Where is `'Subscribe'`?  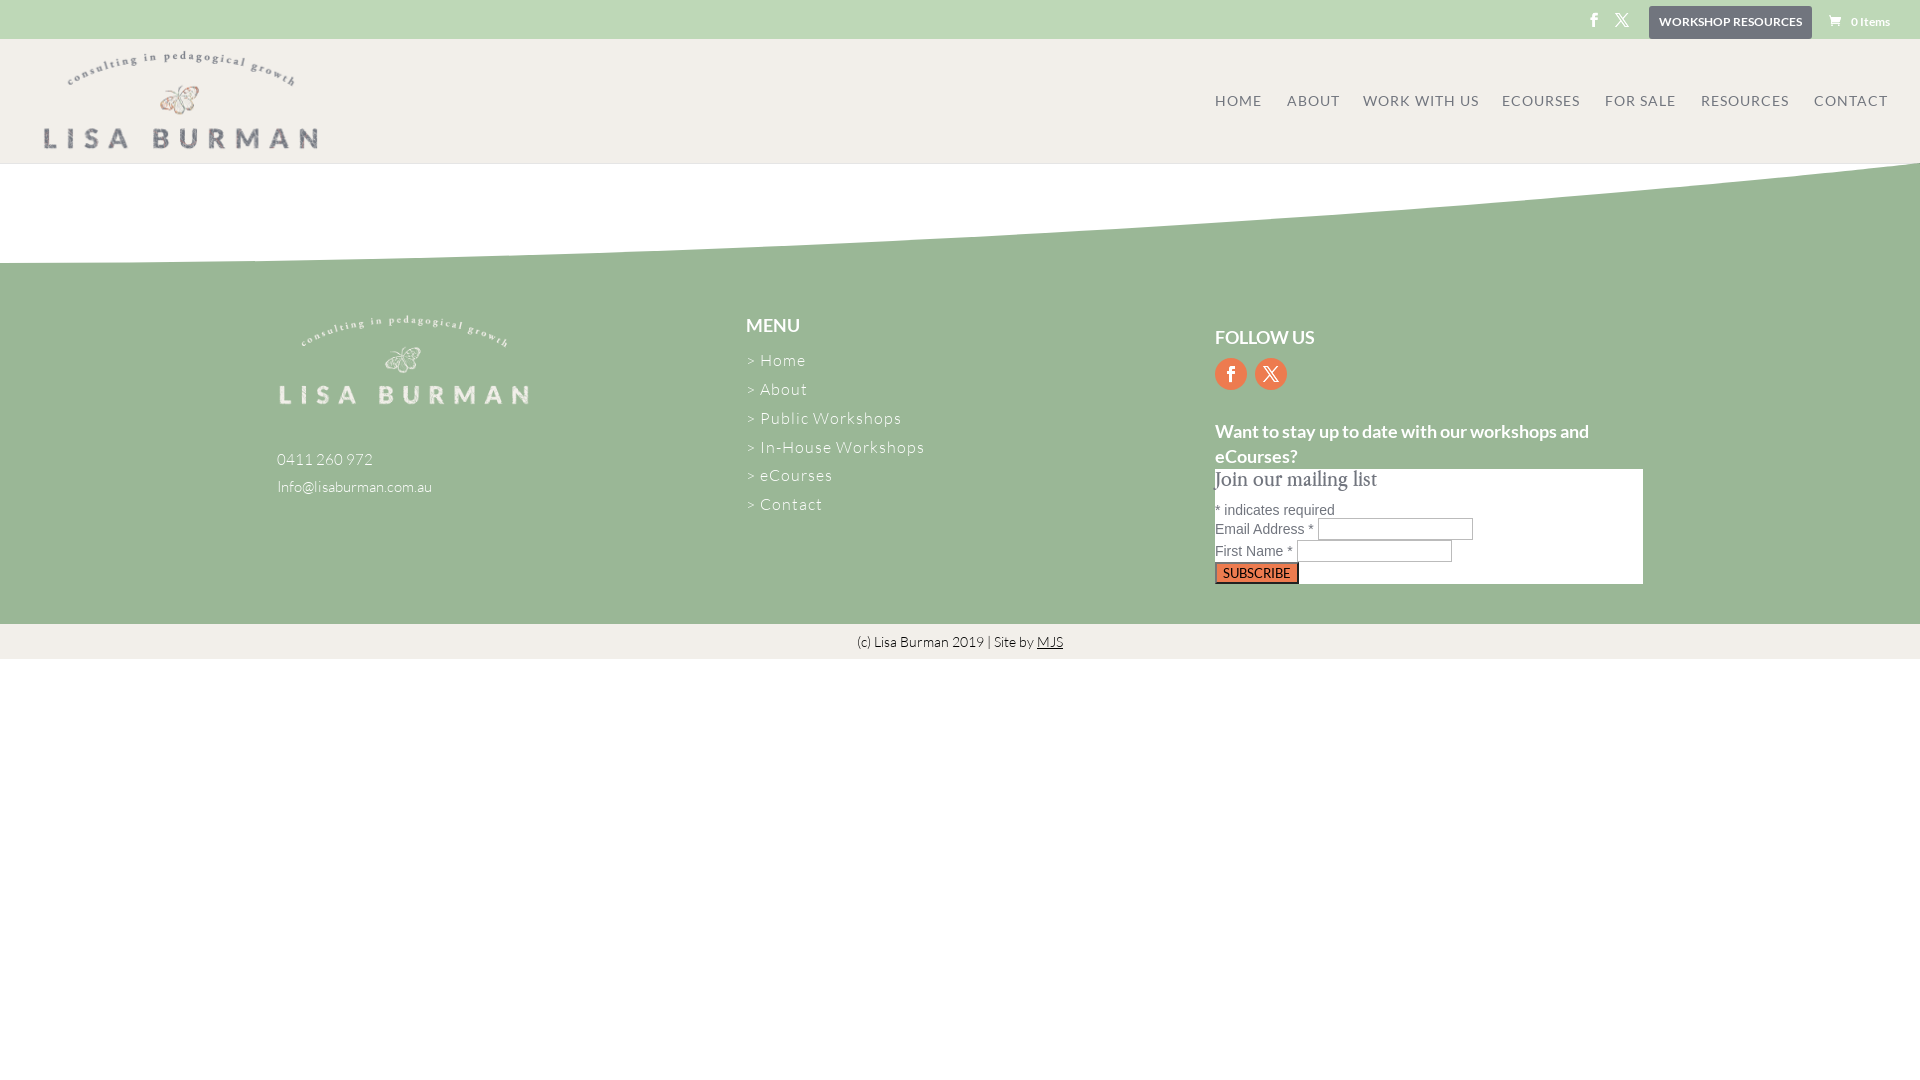
'Subscribe' is located at coordinates (1213, 573).